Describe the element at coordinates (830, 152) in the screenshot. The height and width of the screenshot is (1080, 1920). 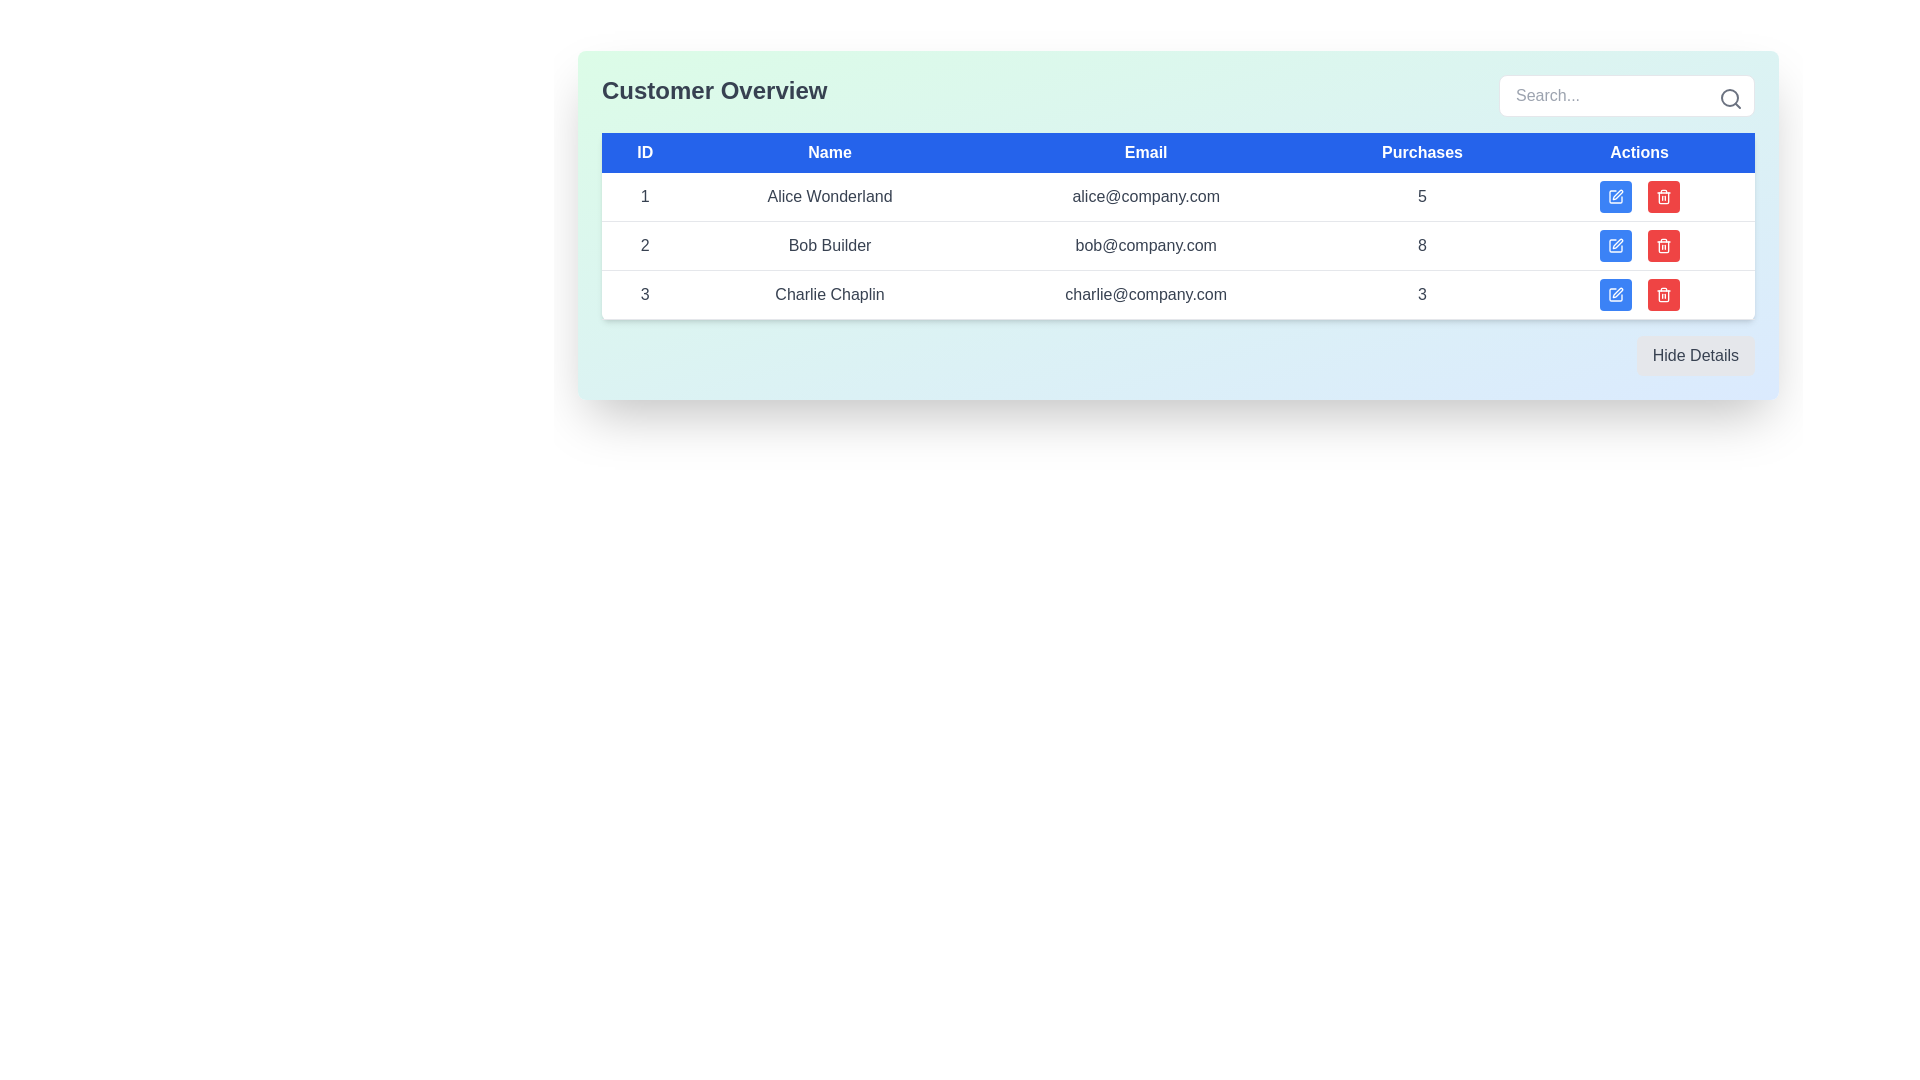
I see `the table header element labeled 'Name', which has a blue background and white centered text, positioned as the second column header in a table` at that location.